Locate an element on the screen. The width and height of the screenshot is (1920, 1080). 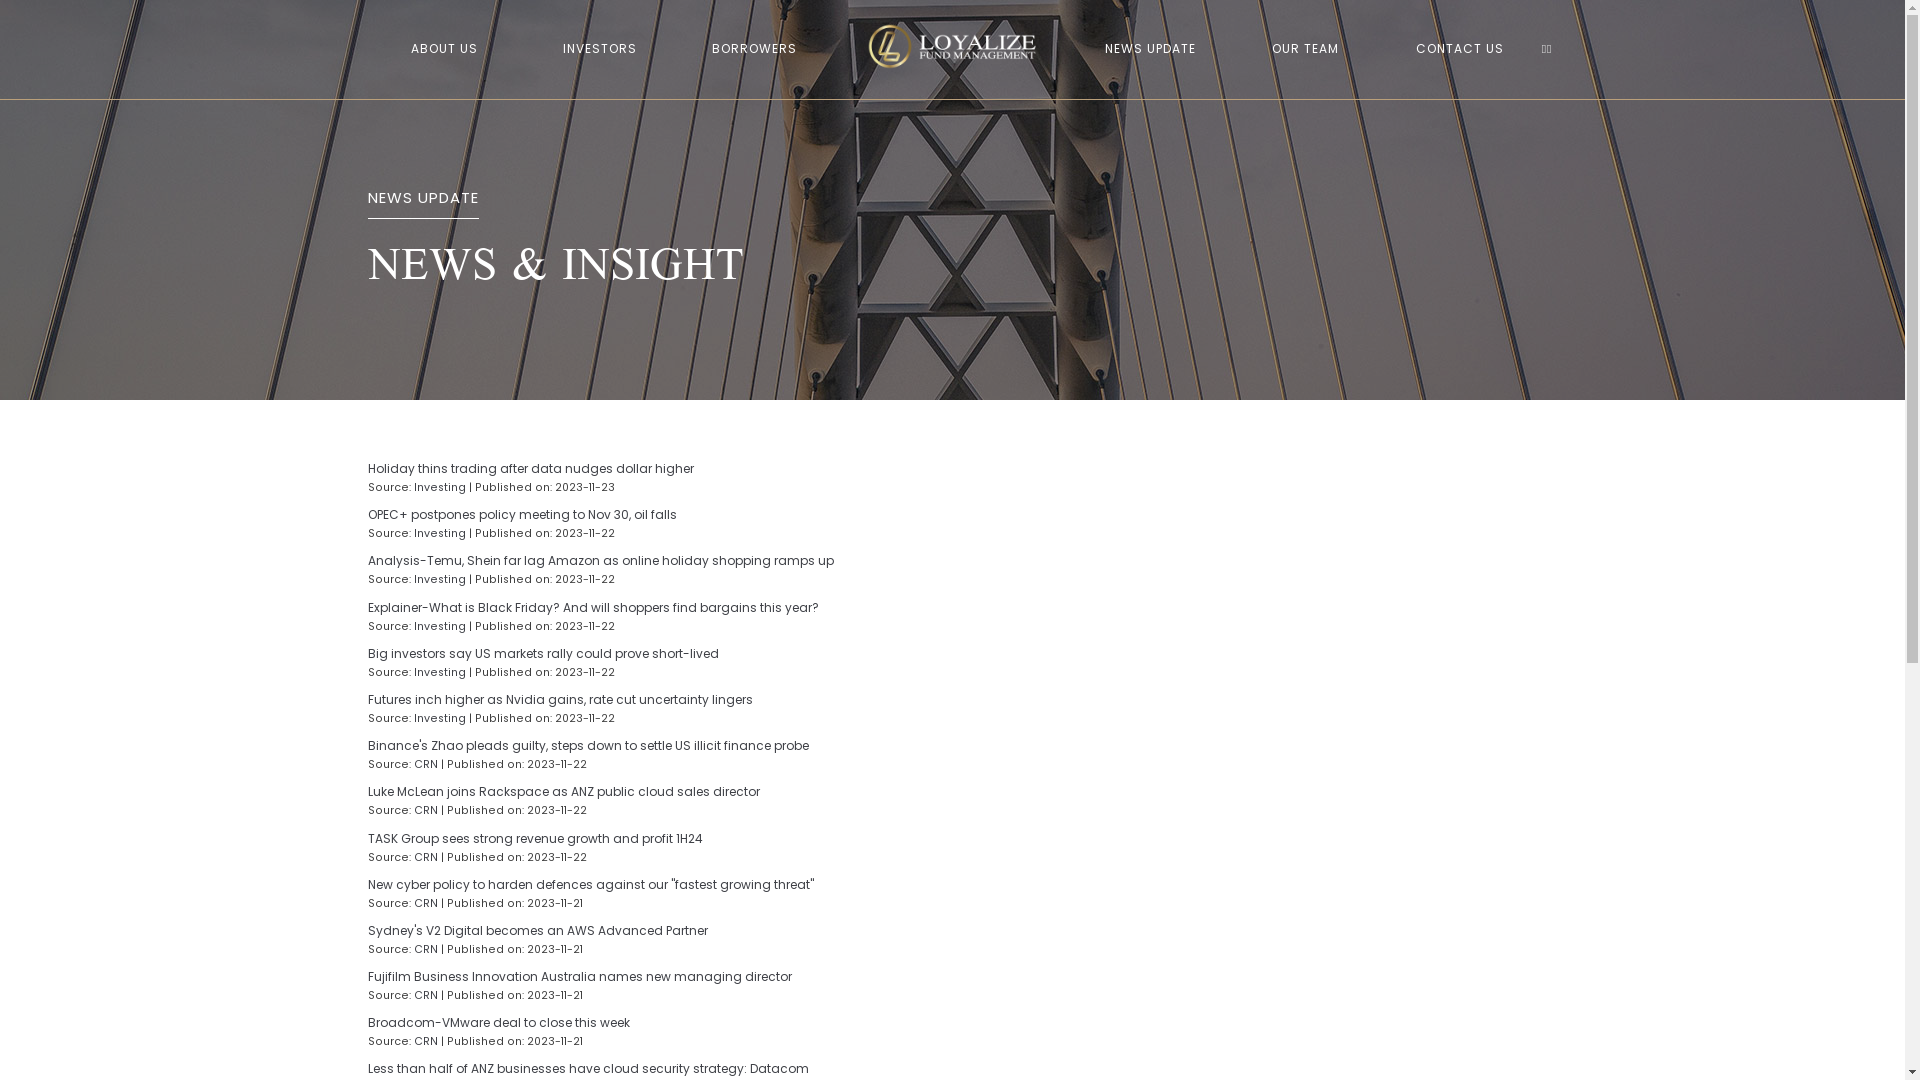
'INVESTORS' is located at coordinates (560, 48).